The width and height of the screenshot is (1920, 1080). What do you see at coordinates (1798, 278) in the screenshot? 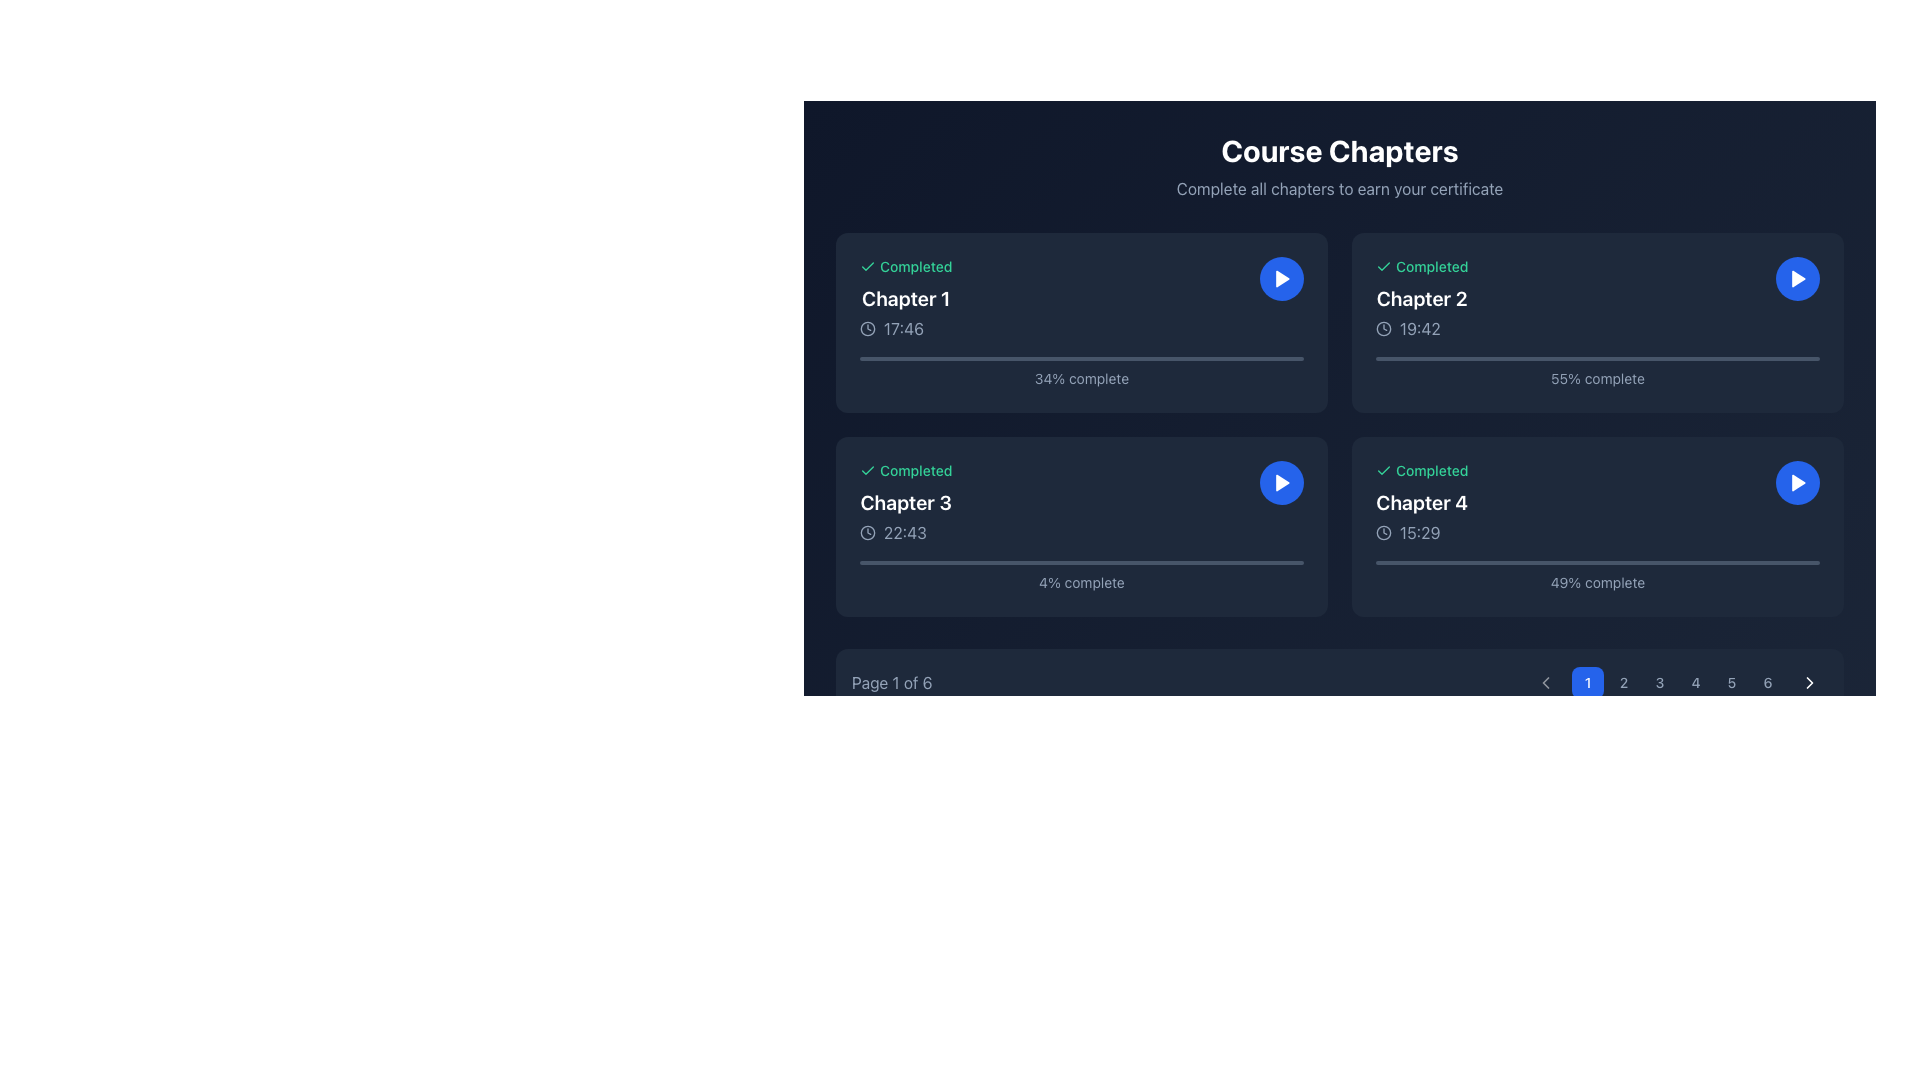
I see `the triangular play button located in the top-right corner of the second chapter card` at bounding box center [1798, 278].